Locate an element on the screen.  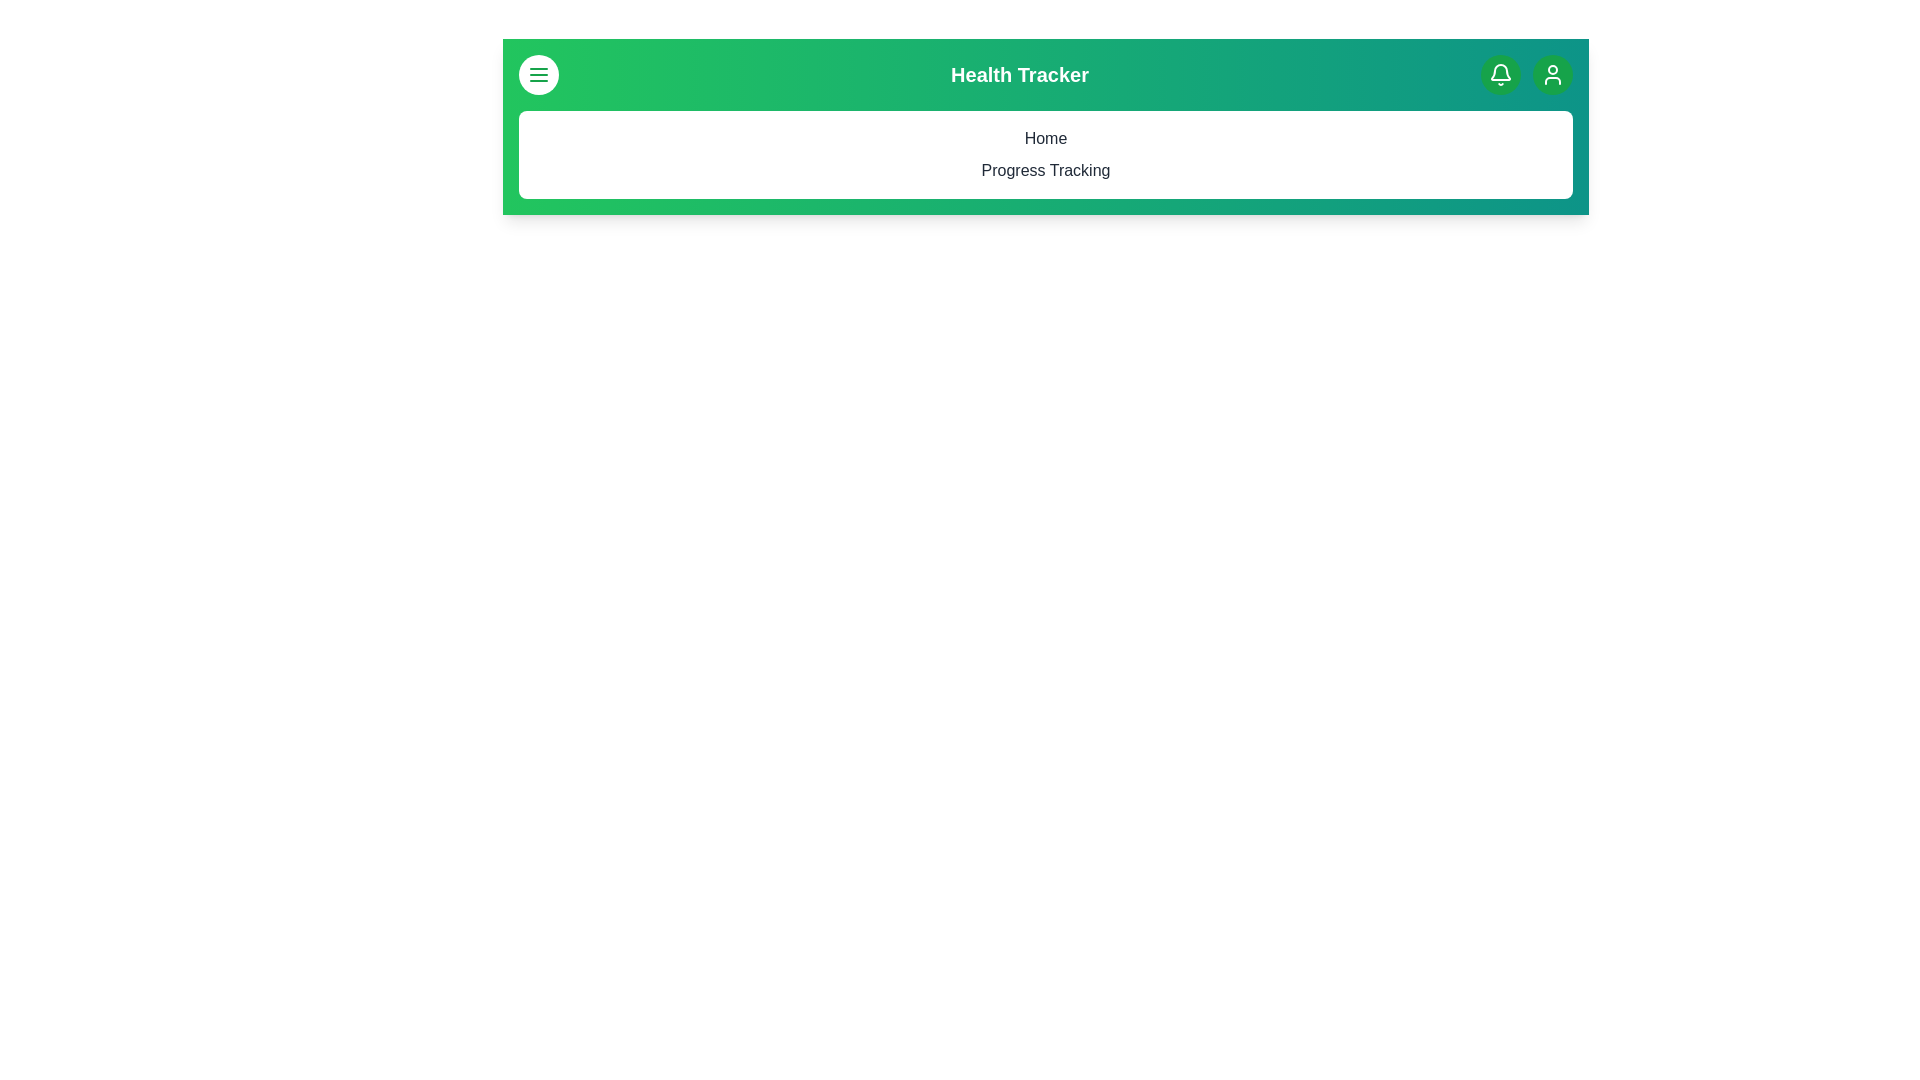
the menu item Progress Tracking to navigate to its respective section is located at coordinates (1045, 169).